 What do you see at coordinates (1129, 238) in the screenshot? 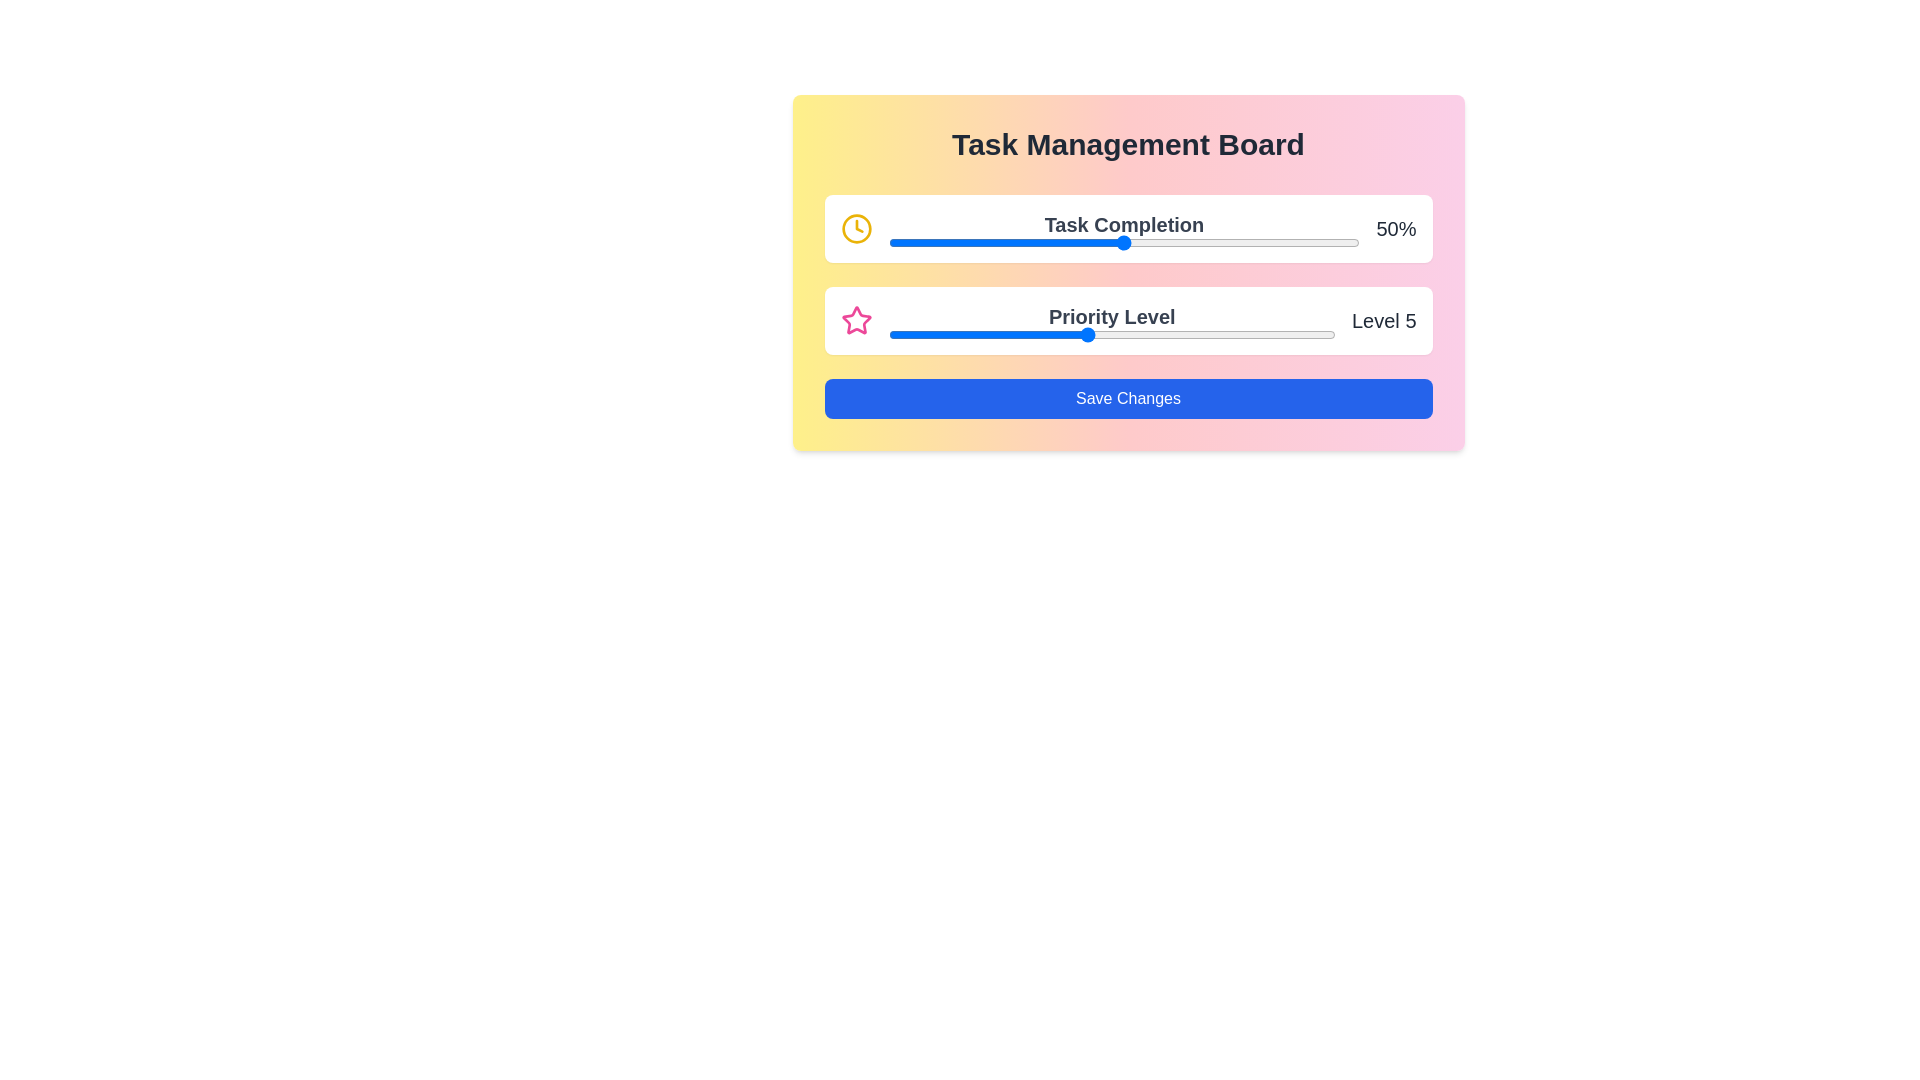
I see `task completion` at bounding box center [1129, 238].